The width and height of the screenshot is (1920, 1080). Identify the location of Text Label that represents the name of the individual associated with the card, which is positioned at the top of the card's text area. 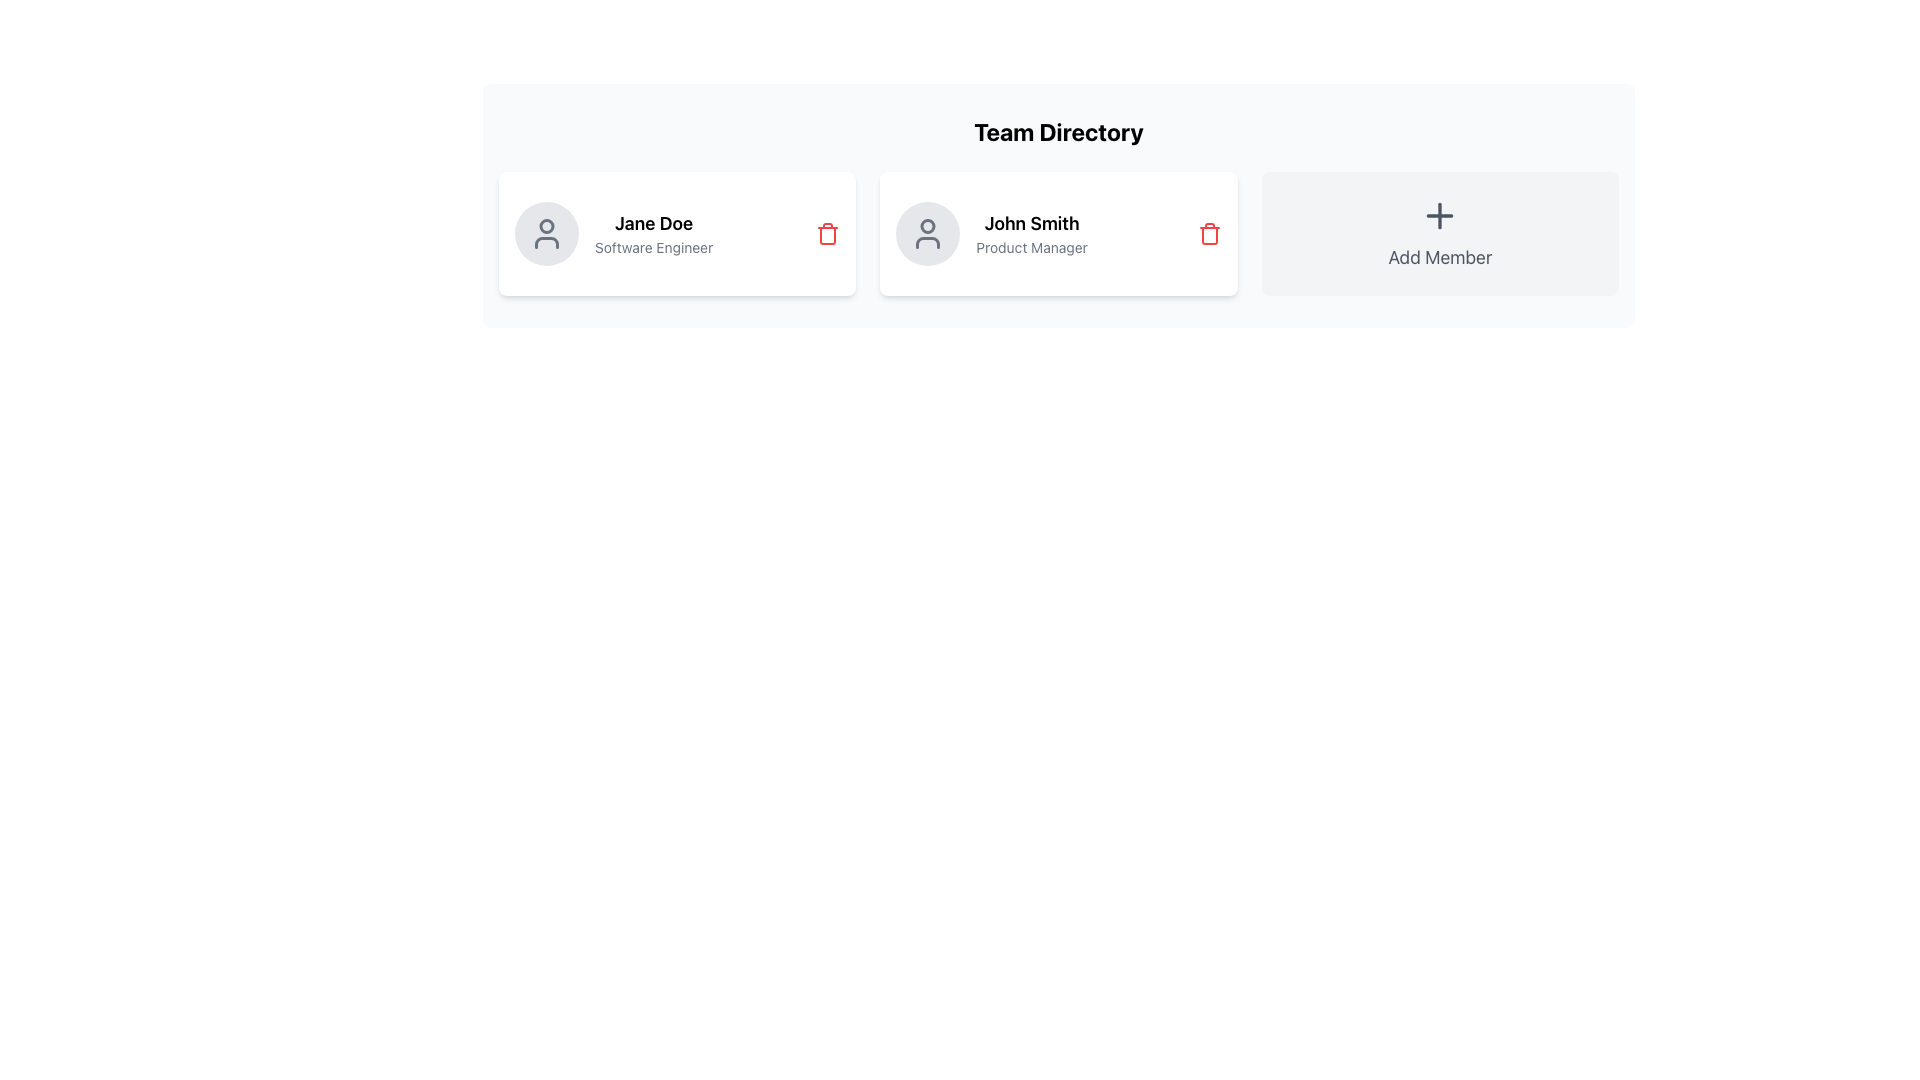
(654, 223).